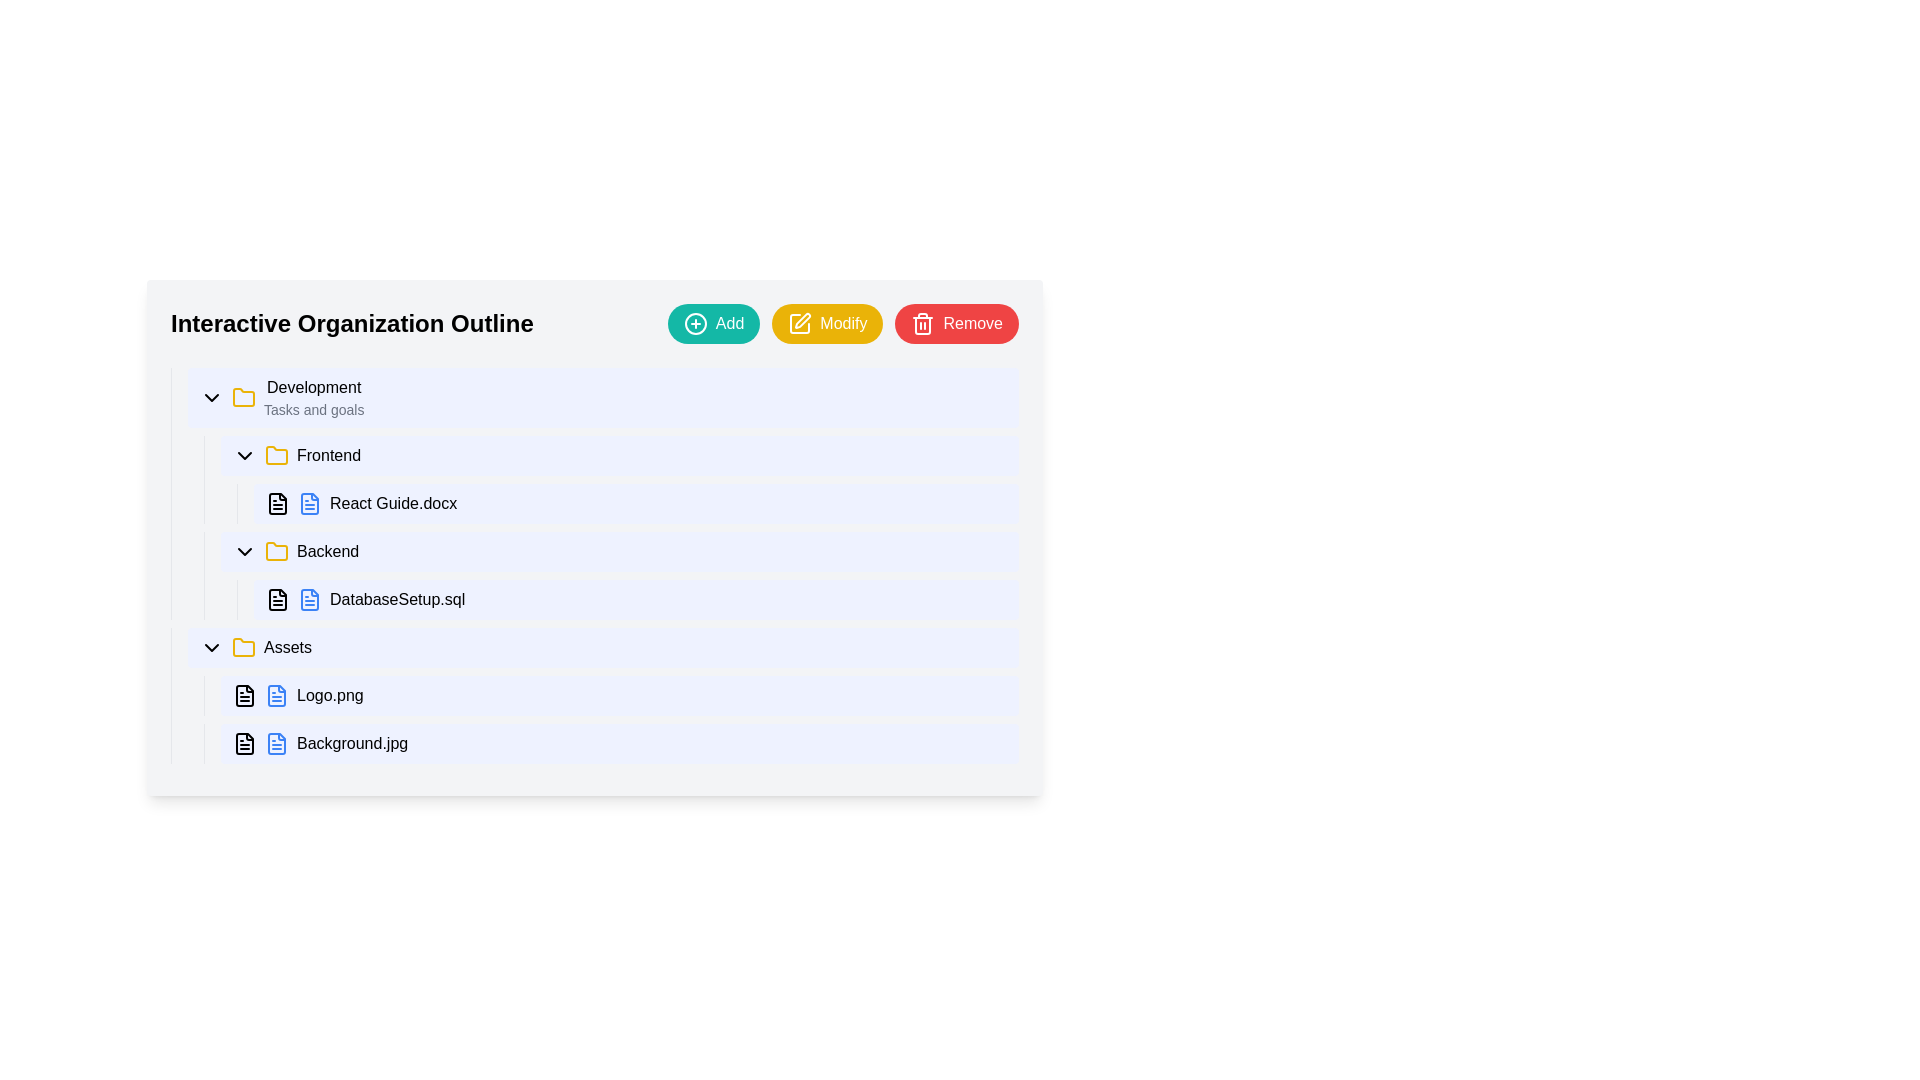 Image resolution: width=1920 pixels, height=1080 pixels. Describe the element at coordinates (714, 323) in the screenshot. I see `the 'Add' button located in the top-right section of the interface` at that location.